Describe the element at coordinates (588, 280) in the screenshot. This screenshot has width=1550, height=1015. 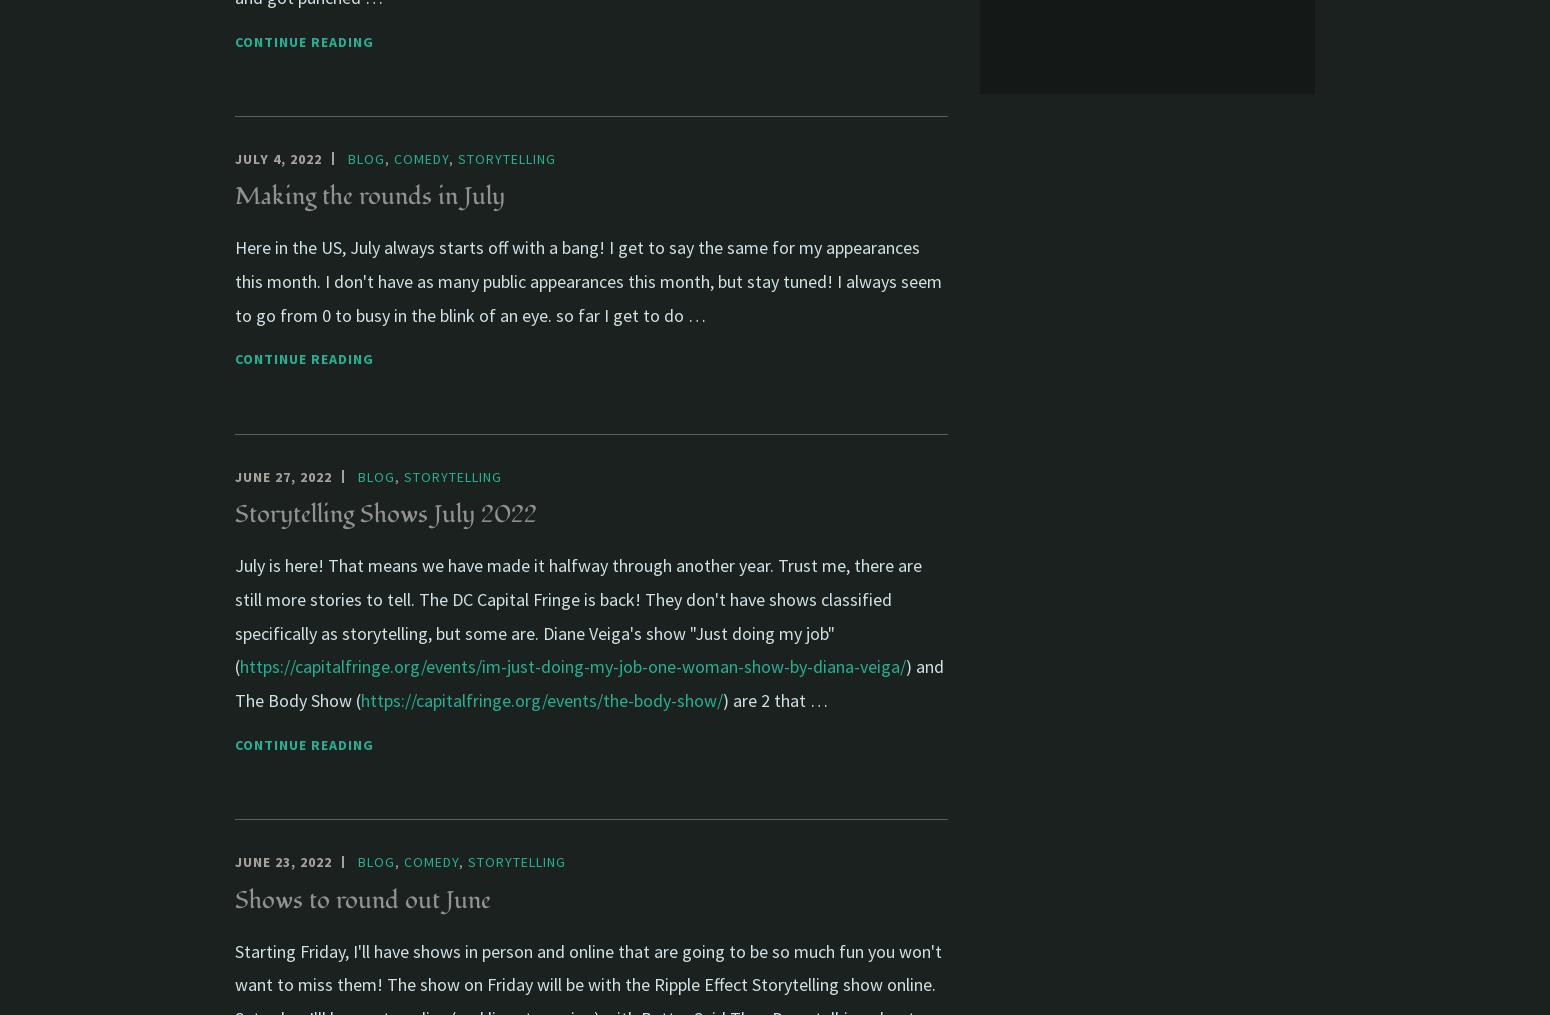
I see `'Here in the US, July always starts off with a bang! I get to say the same for my appearances this month. I don't have as many public appearances this month, but stay tuned! I always seem to go from 0 to busy in the blink of an eye. so far I get to do …'` at that location.